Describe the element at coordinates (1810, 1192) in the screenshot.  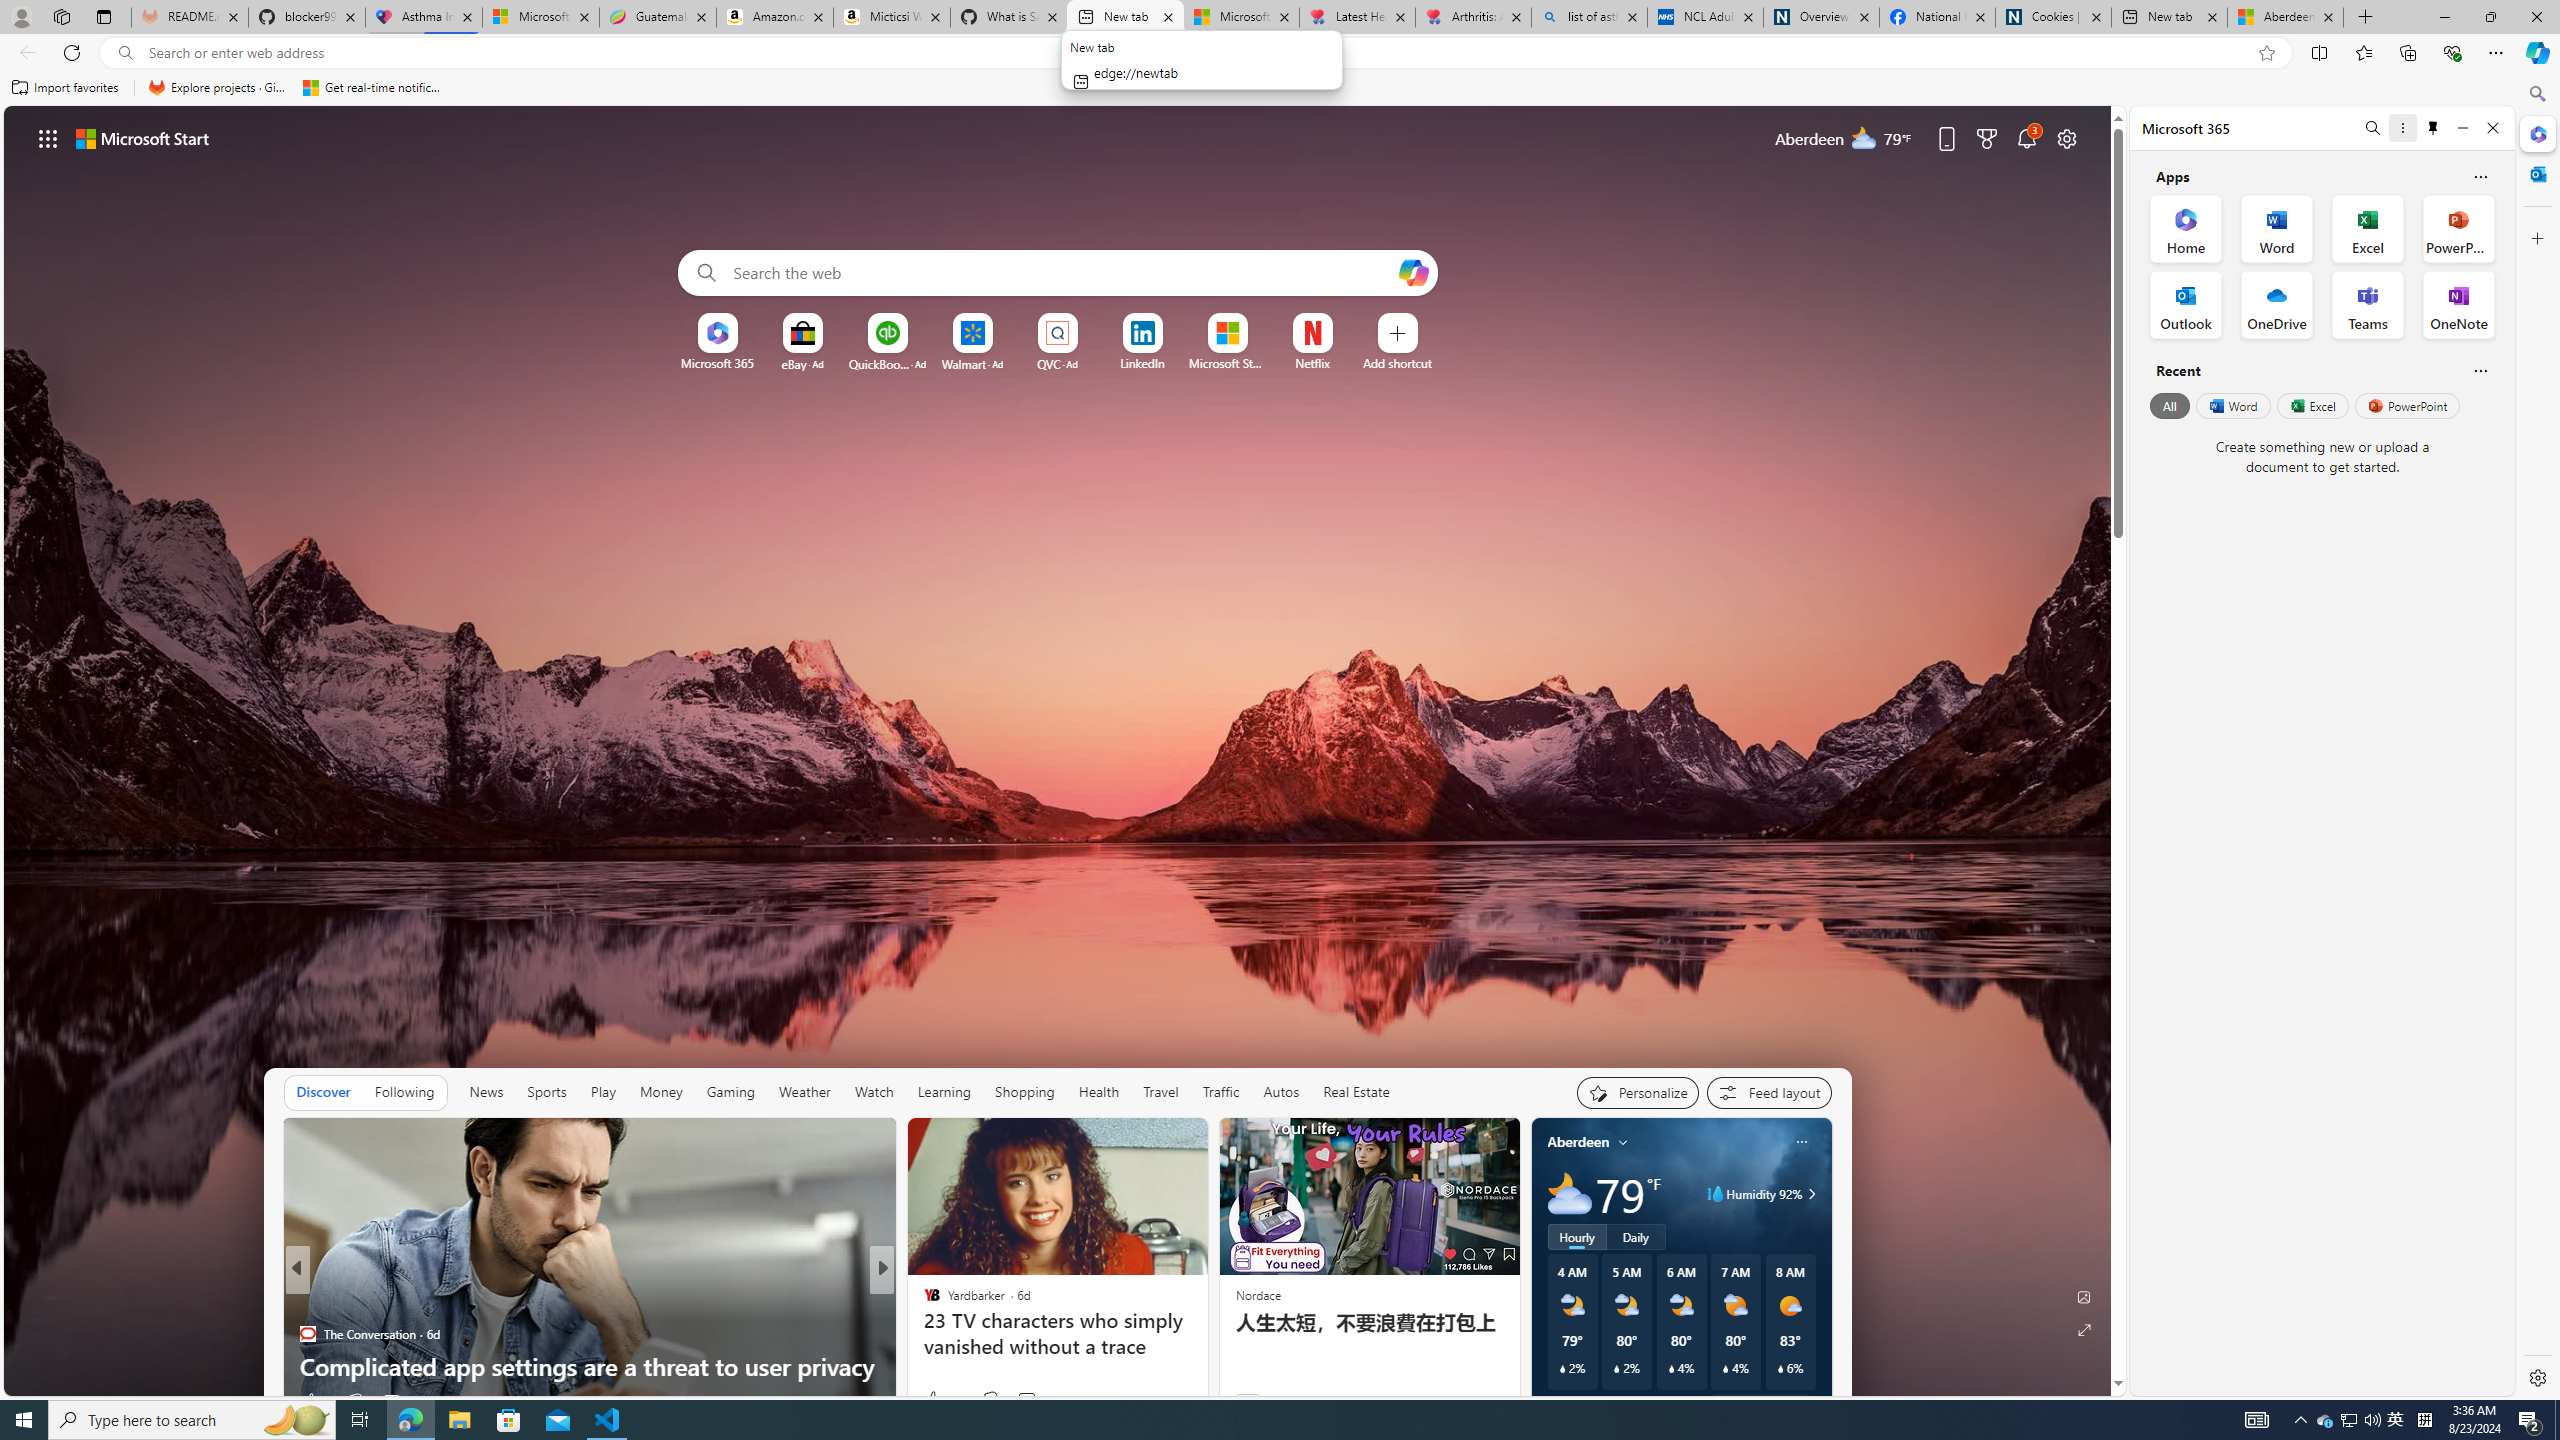
I see `'Class: weather-arrow-glyph'` at that location.